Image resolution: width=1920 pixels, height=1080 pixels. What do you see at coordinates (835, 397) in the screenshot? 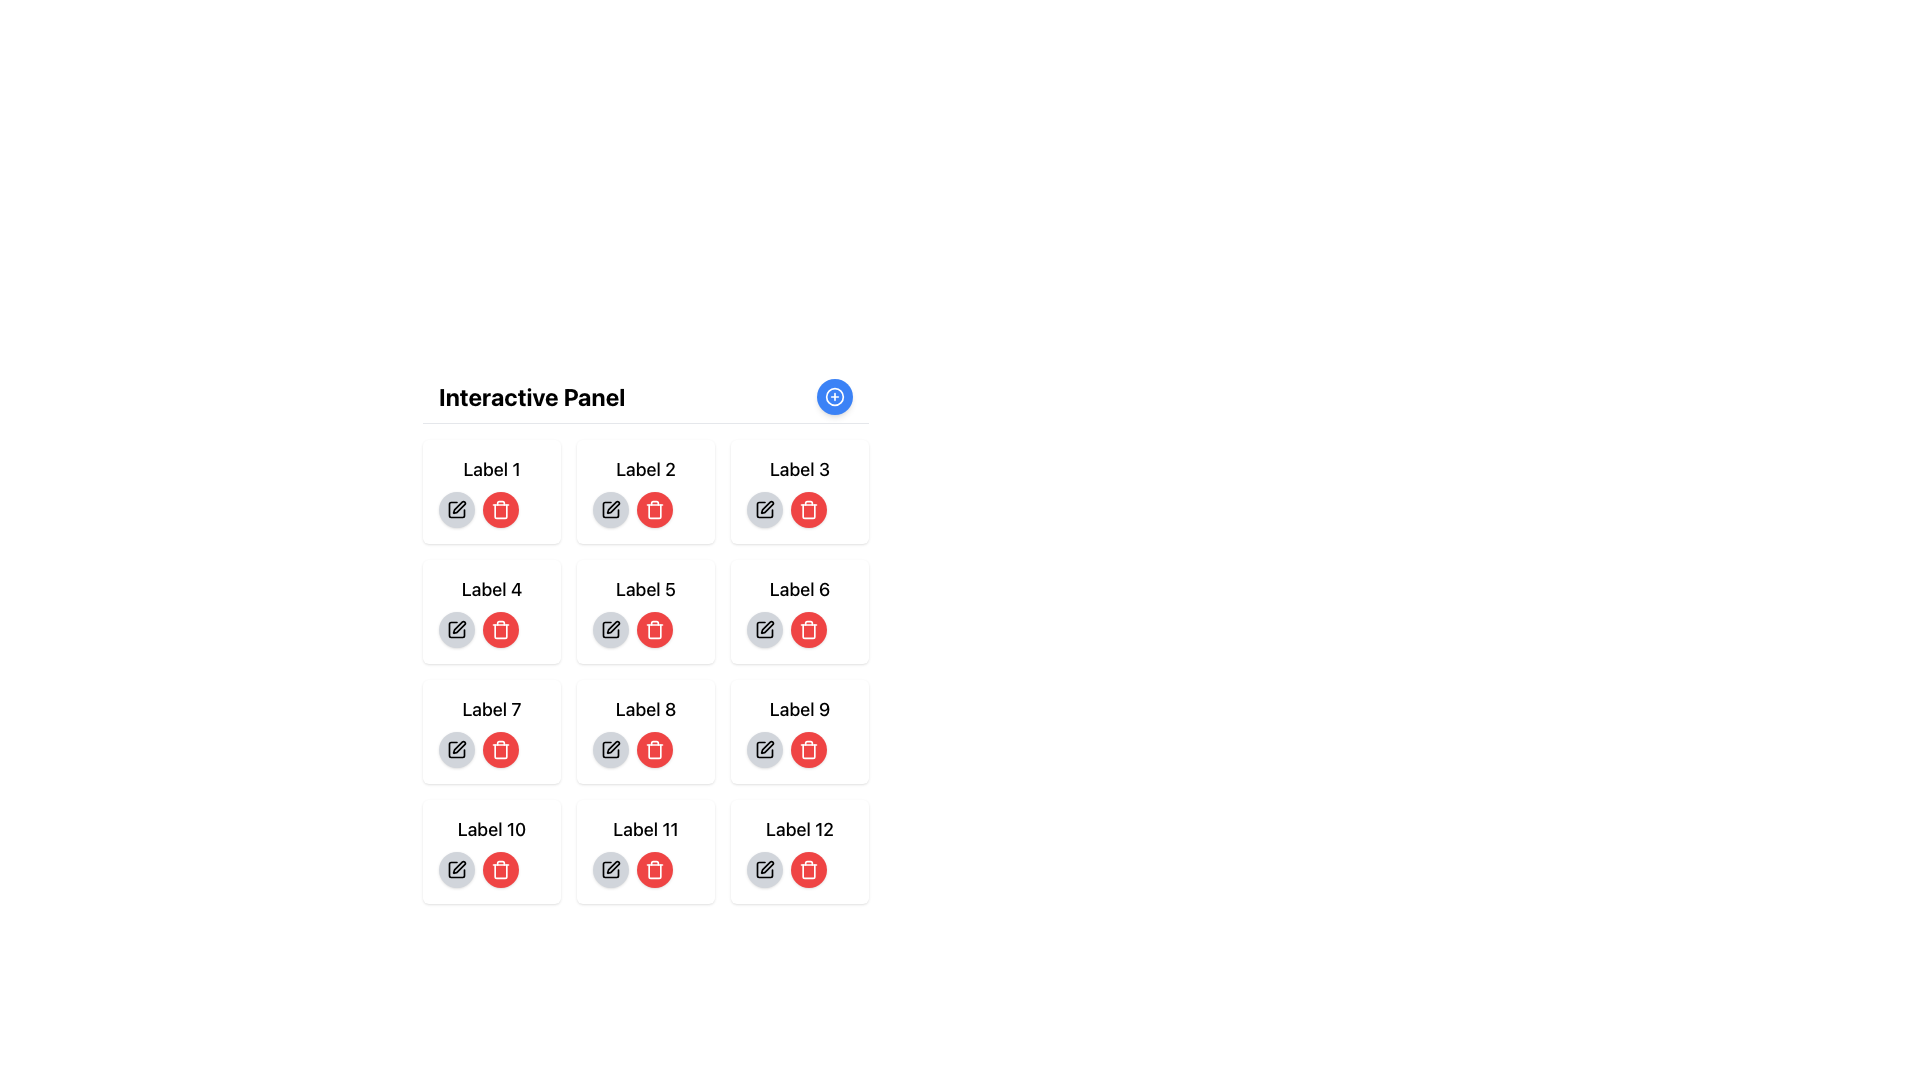
I see `the Icon Button located at the top-right corner of the interface` at bounding box center [835, 397].